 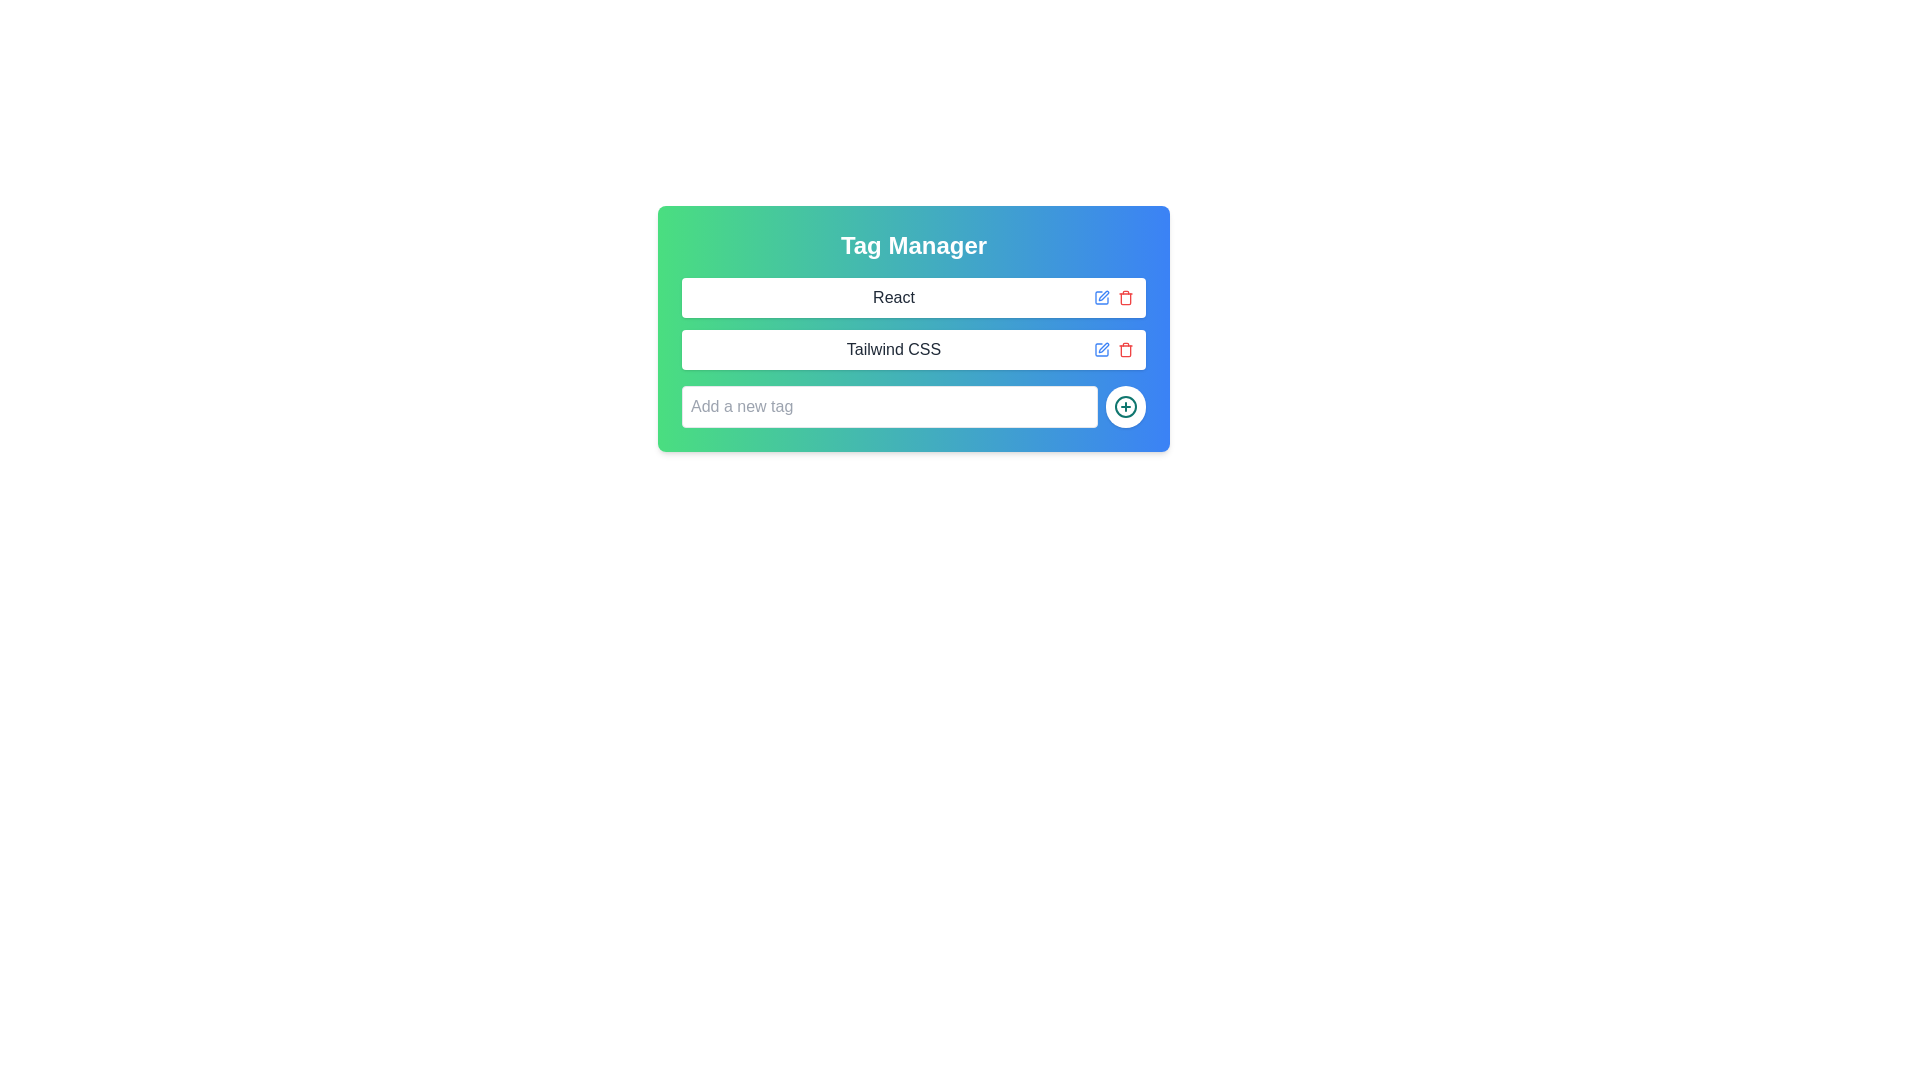 I want to click on the Circular button icon located at the bottom-right corner of the 'Add a new tag' input field, so click(x=1126, y=406).